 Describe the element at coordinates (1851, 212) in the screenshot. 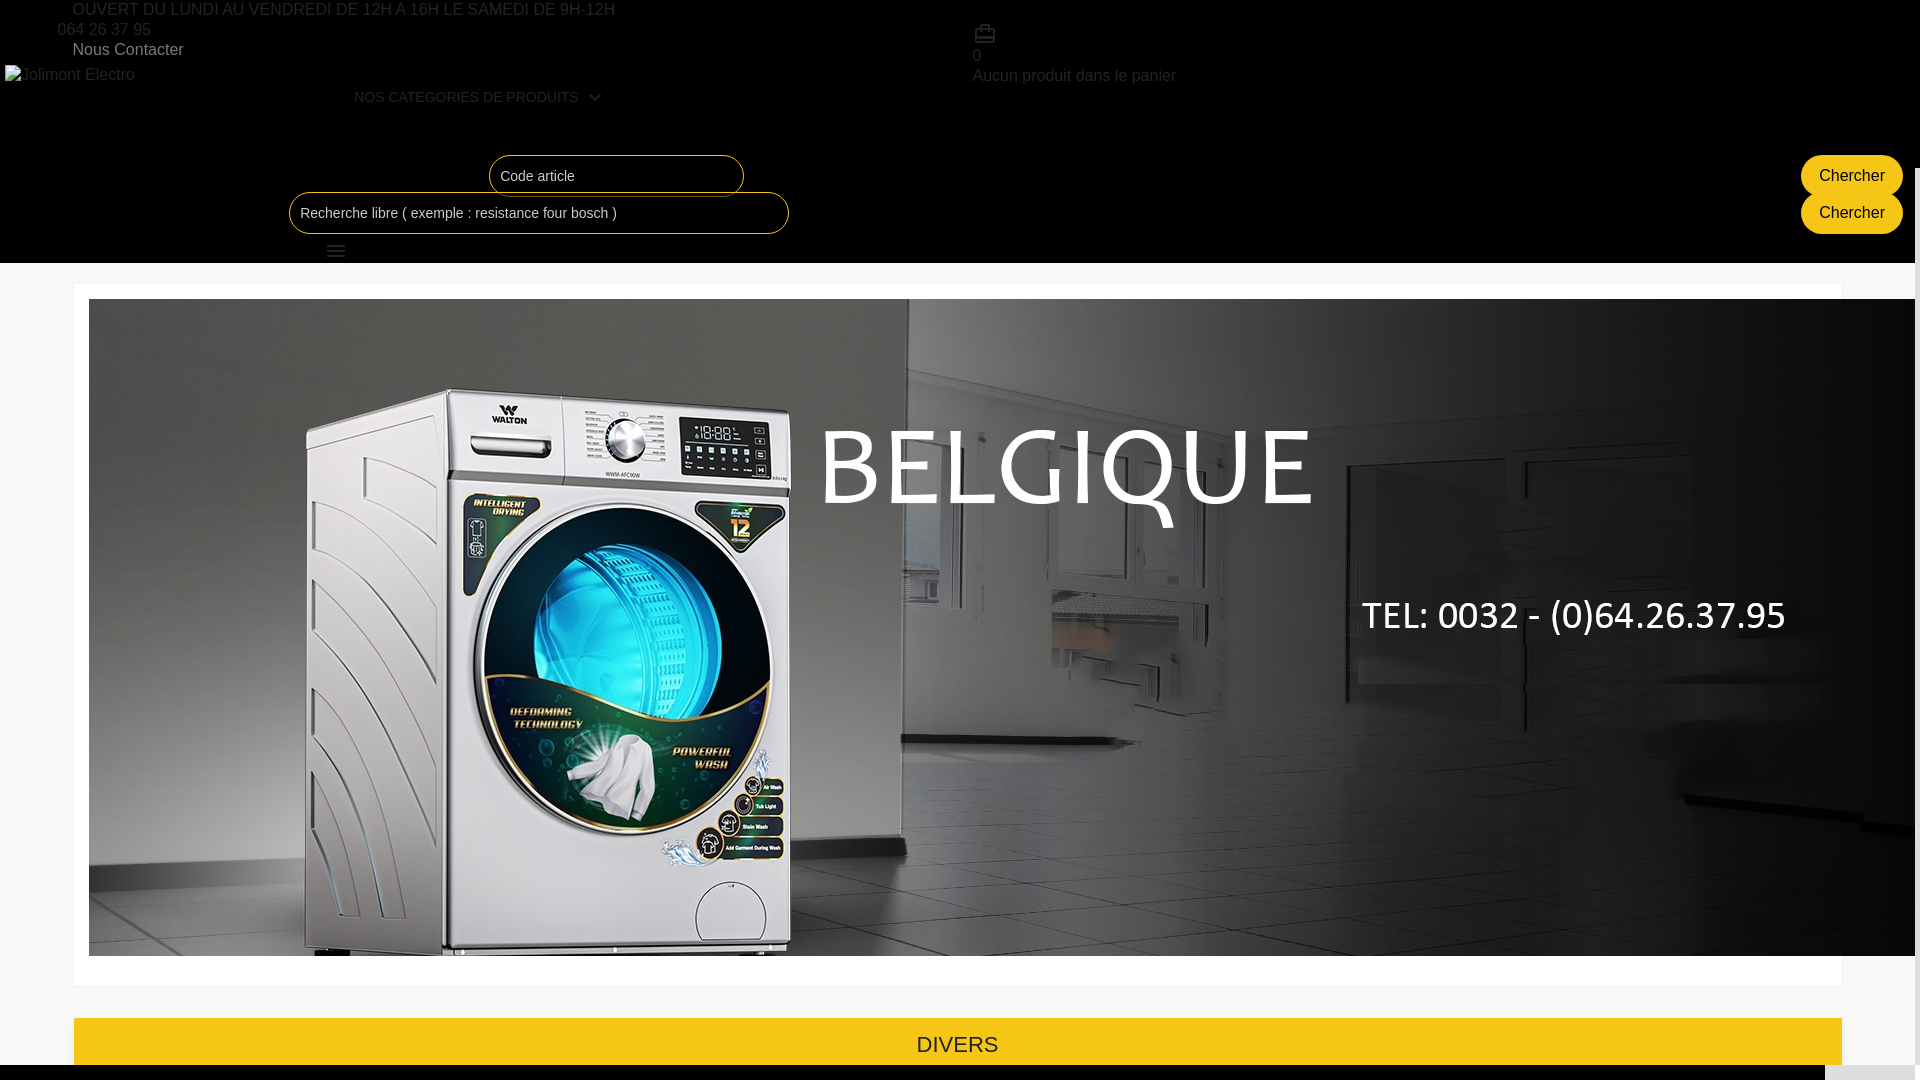

I see `'Chercher'` at that location.